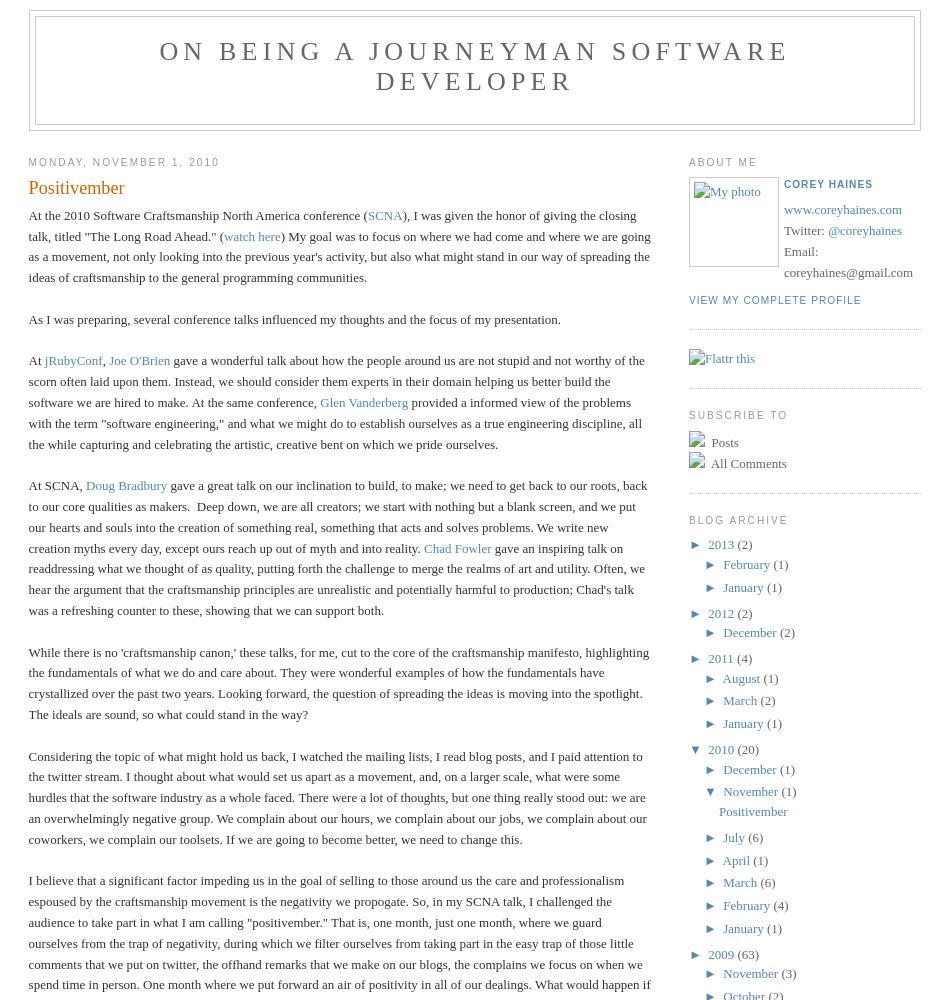 Image resolution: width=950 pixels, height=1000 pixels. Describe the element at coordinates (826, 184) in the screenshot. I see `'Corey Haines'` at that location.